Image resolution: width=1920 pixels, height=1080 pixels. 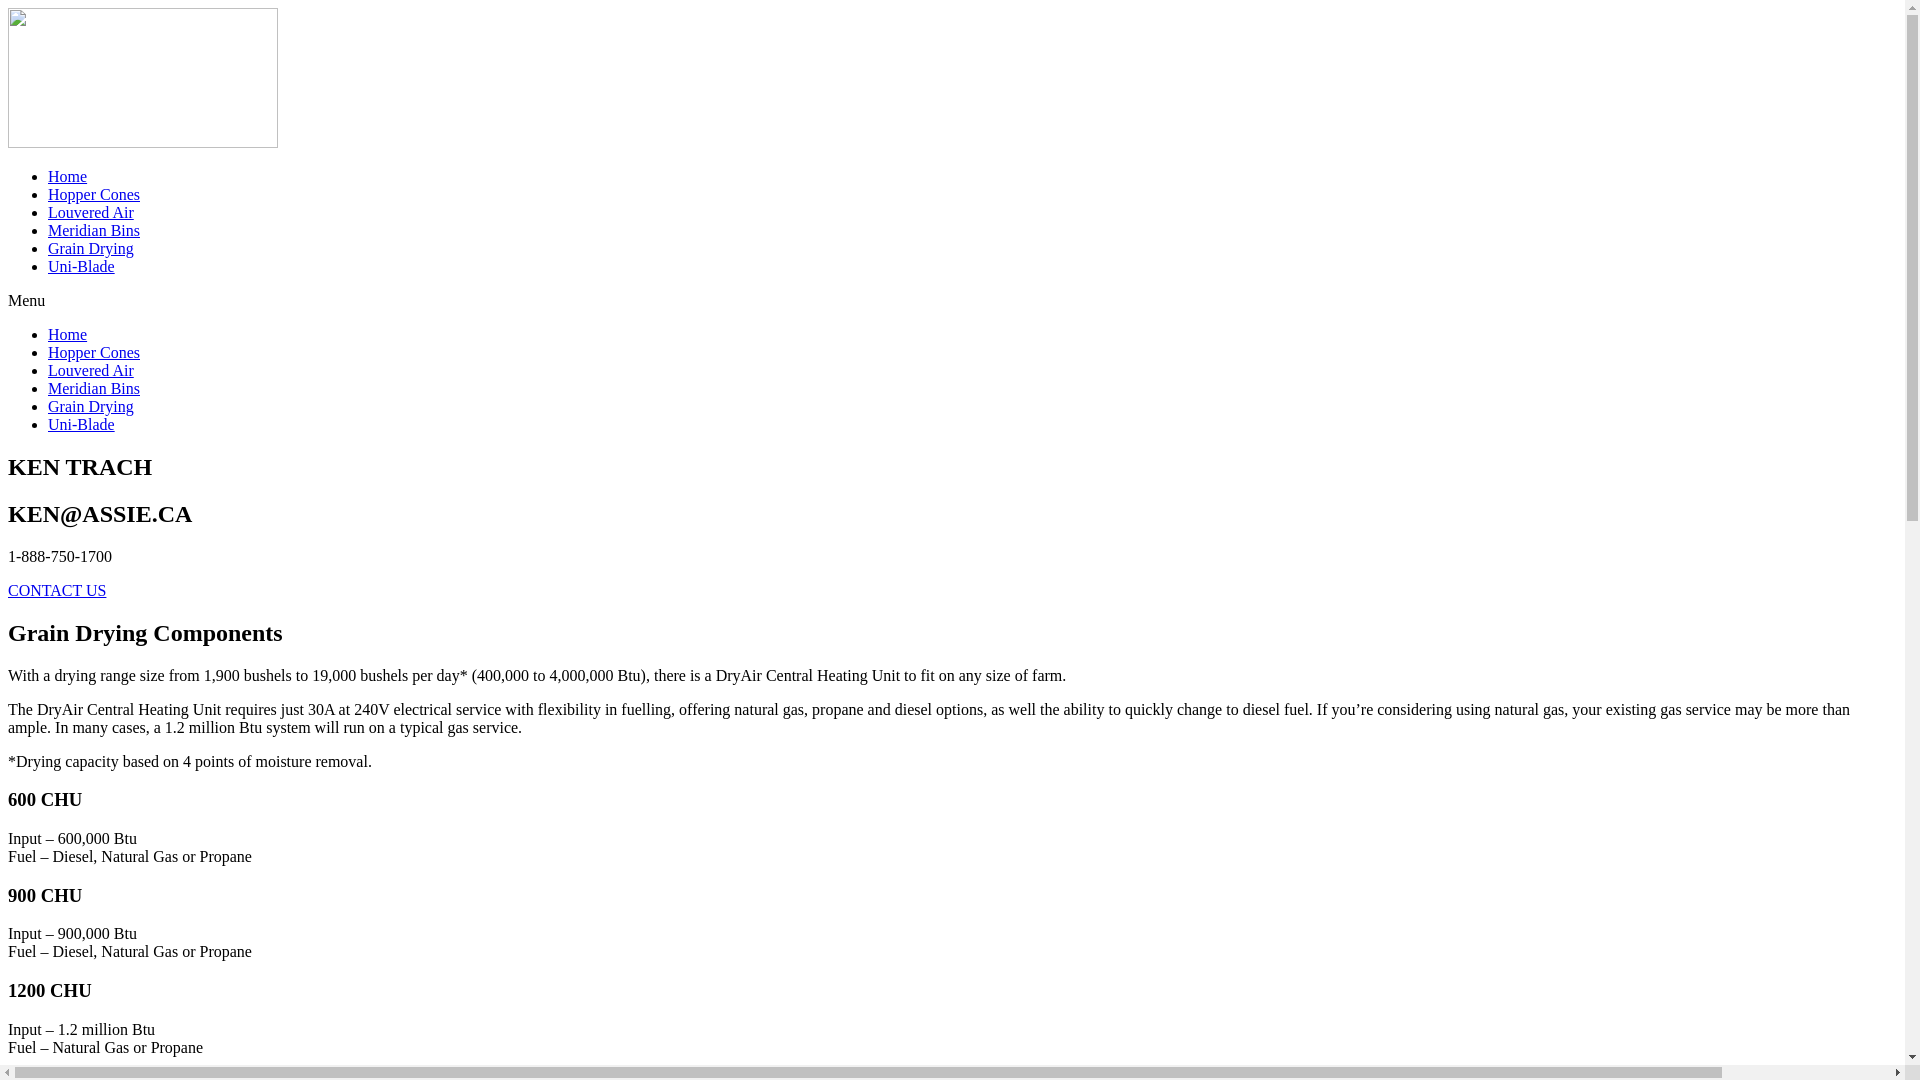 What do you see at coordinates (93, 351) in the screenshot?
I see `'Hopper Cones'` at bounding box center [93, 351].